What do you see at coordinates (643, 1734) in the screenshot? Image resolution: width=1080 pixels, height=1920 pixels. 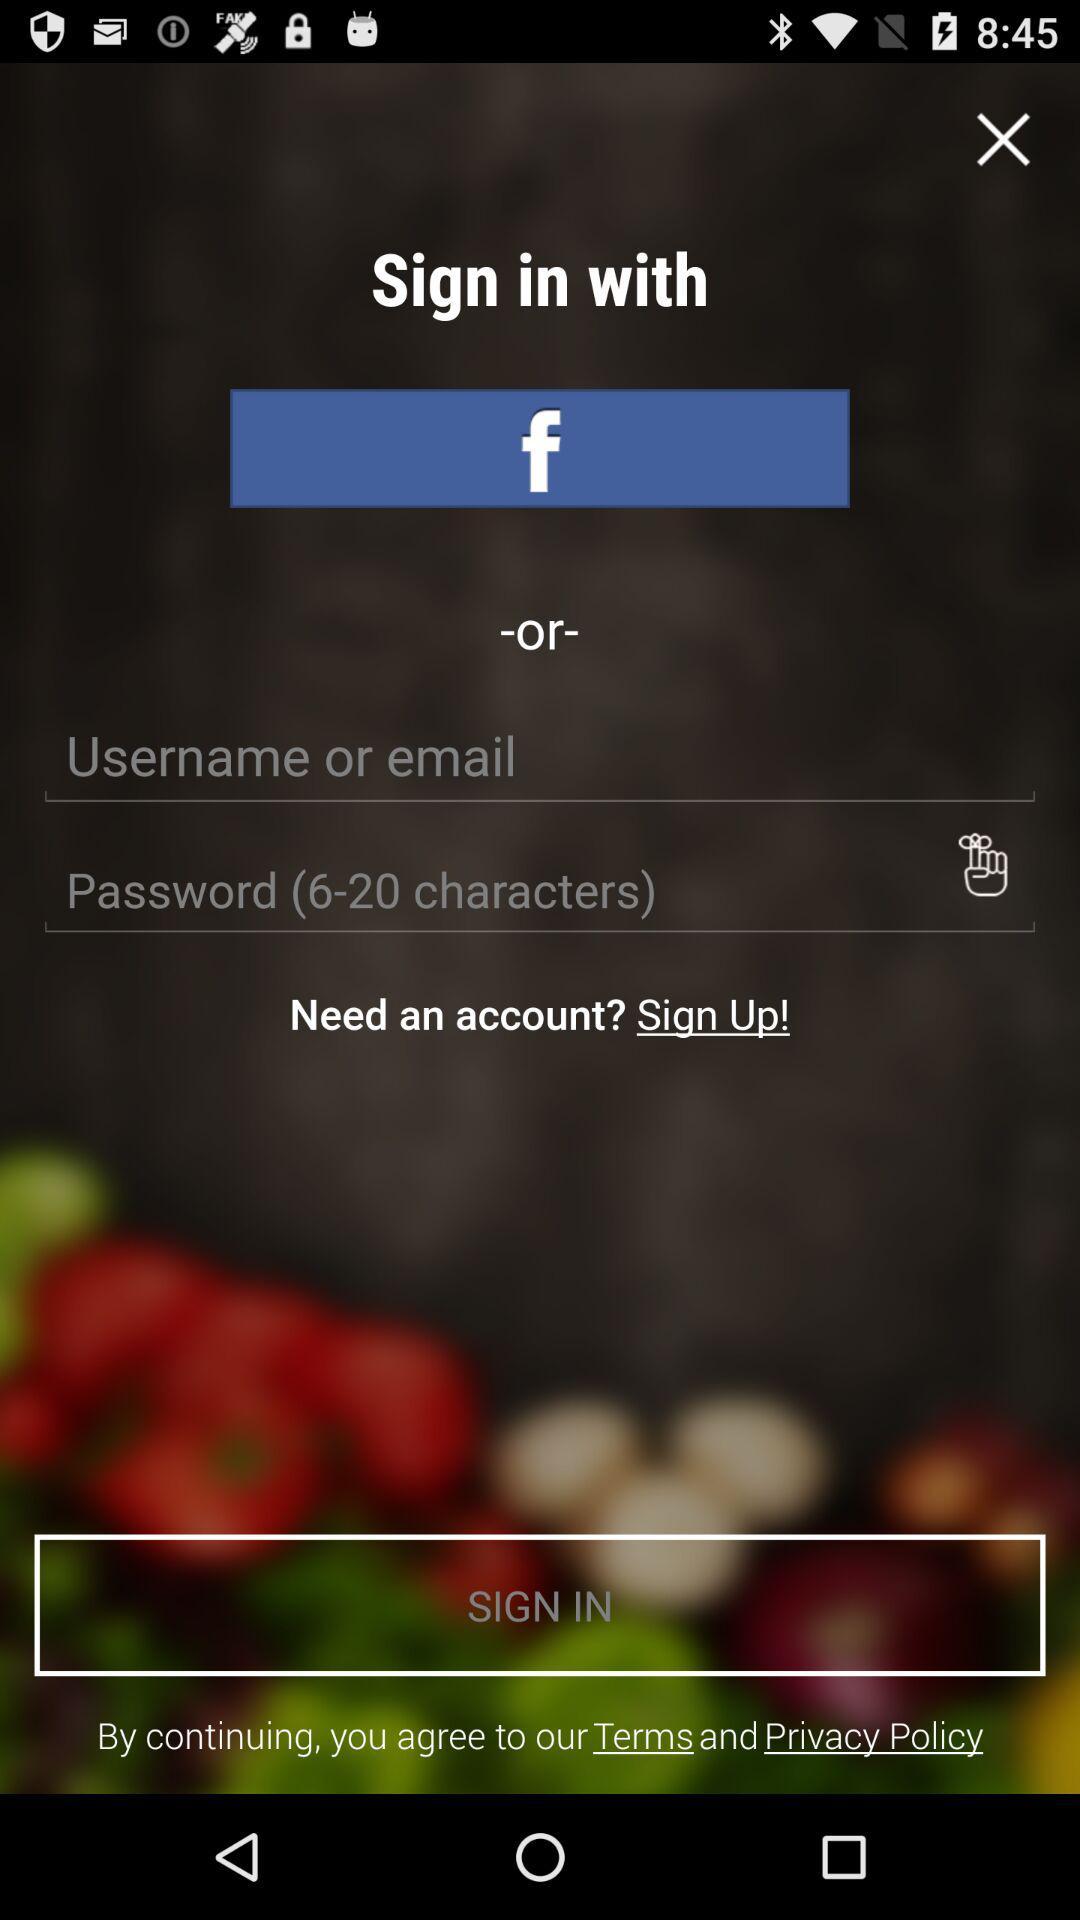 I see `icon to the right of the by continuing you item` at bounding box center [643, 1734].